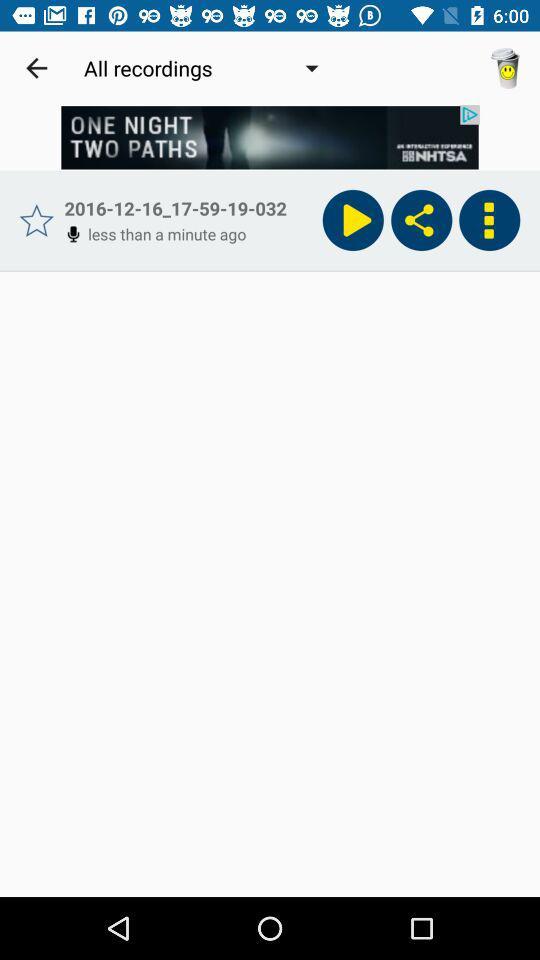 Image resolution: width=540 pixels, height=960 pixels. I want to click on advertisement option, so click(270, 136).